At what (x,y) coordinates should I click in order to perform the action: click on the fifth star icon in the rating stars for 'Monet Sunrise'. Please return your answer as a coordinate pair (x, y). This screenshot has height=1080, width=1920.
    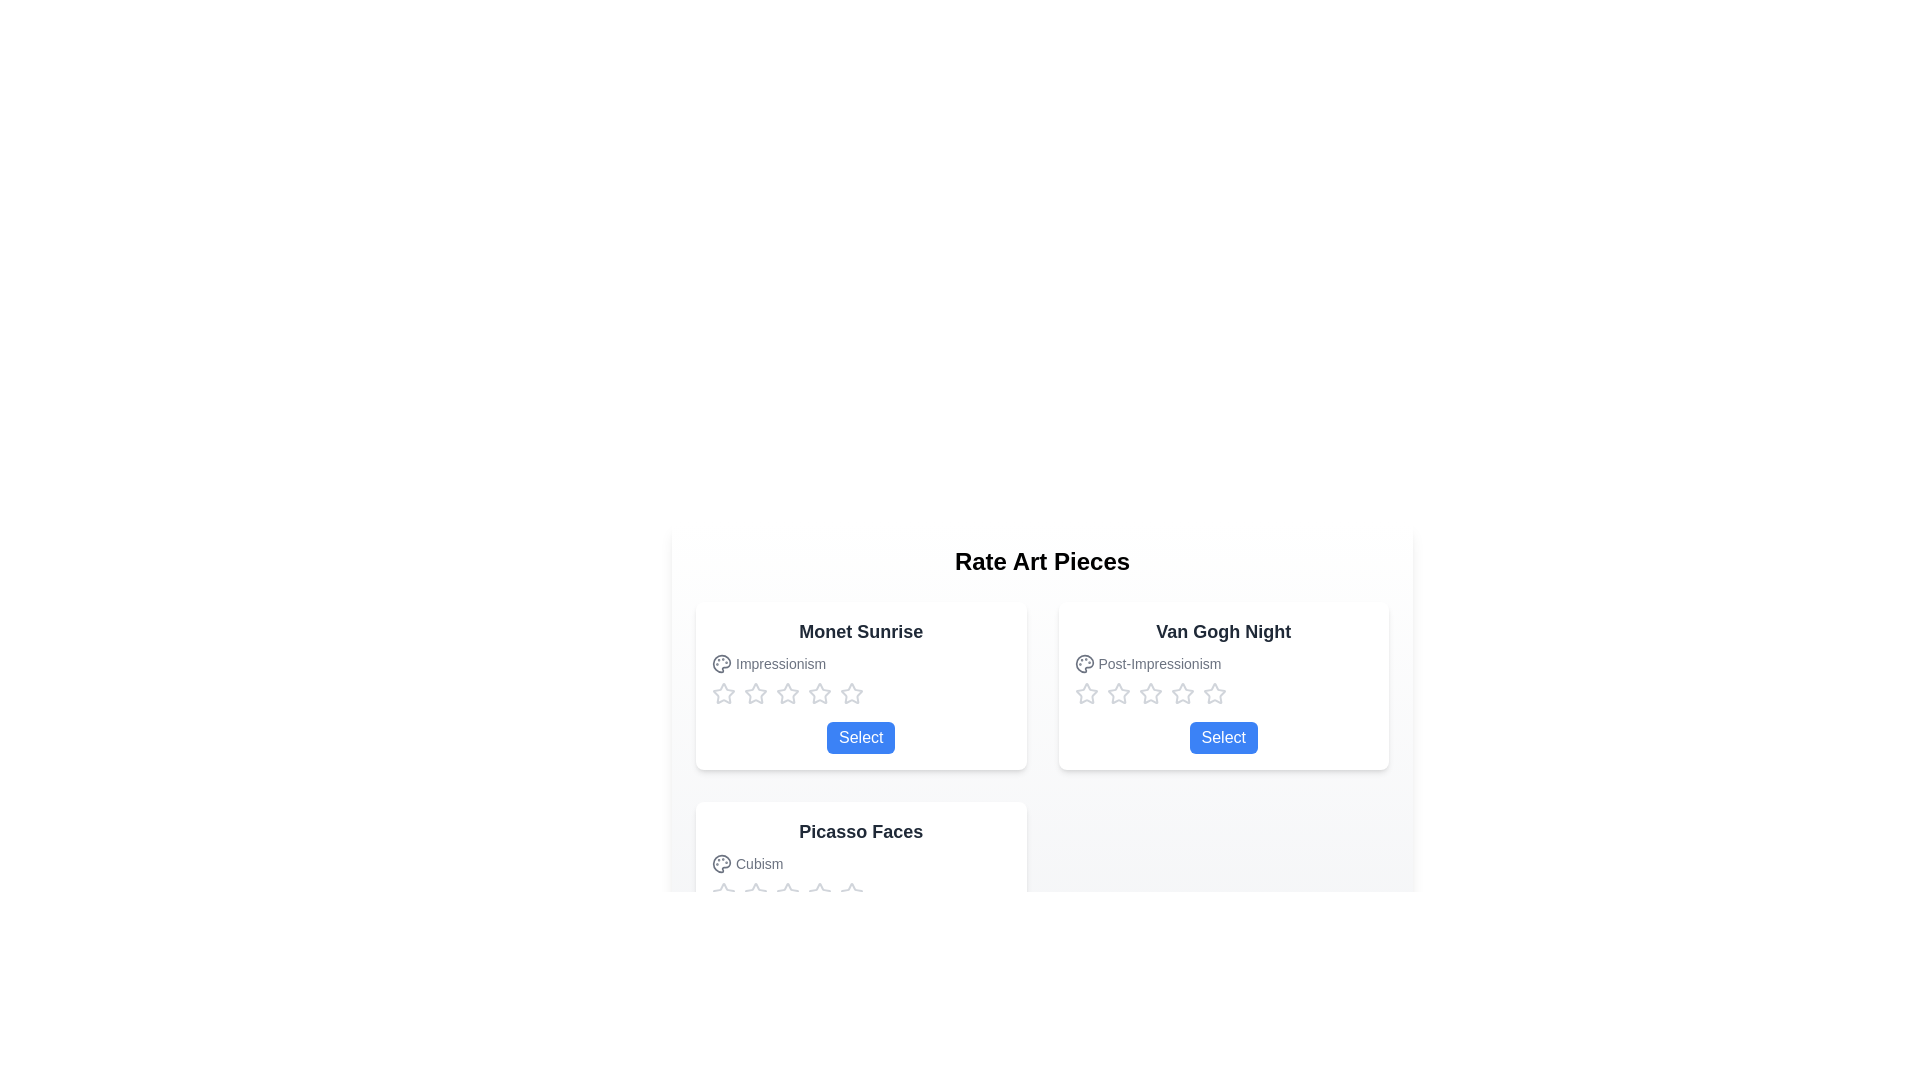
    Looking at the image, I should click on (820, 693).